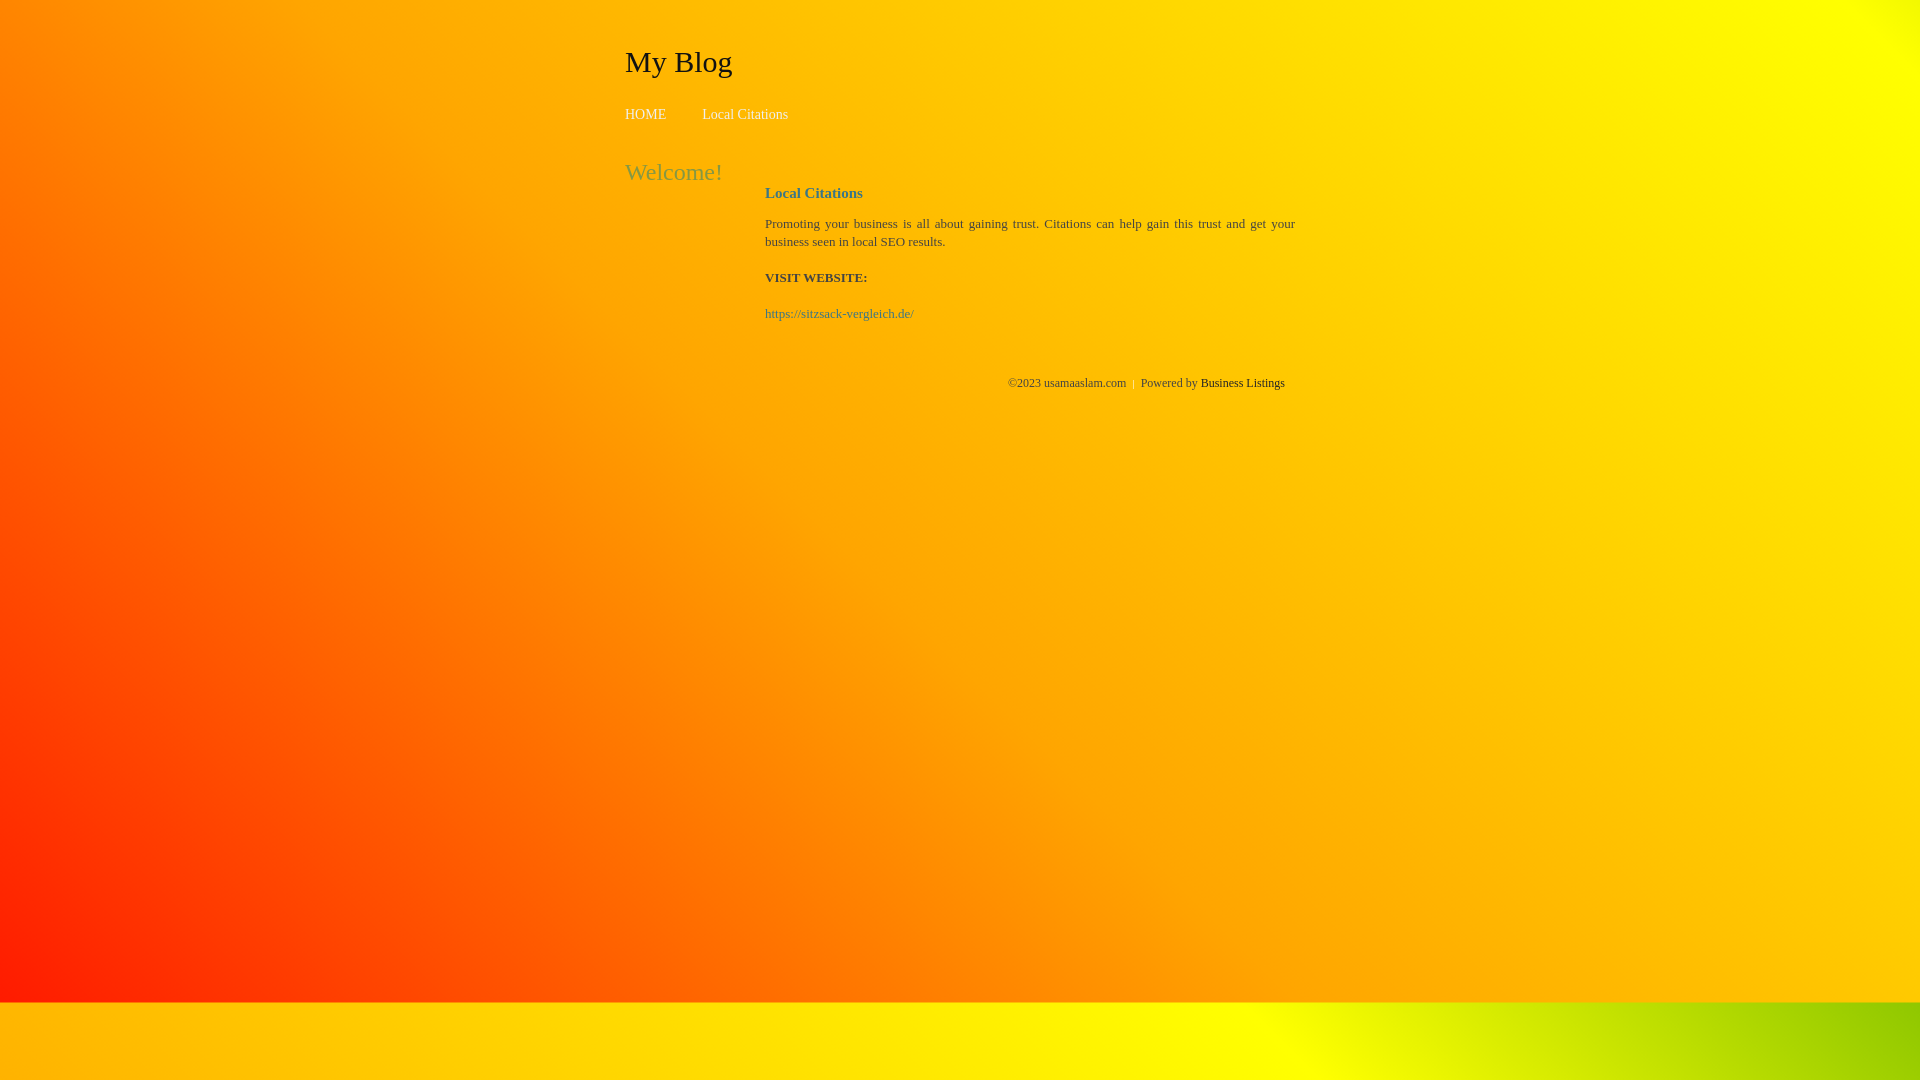 The image size is (1920, 1080). Describe the element at coordinates (1242, 382) in the screenshot. I see `'Business Listings'` at that location.